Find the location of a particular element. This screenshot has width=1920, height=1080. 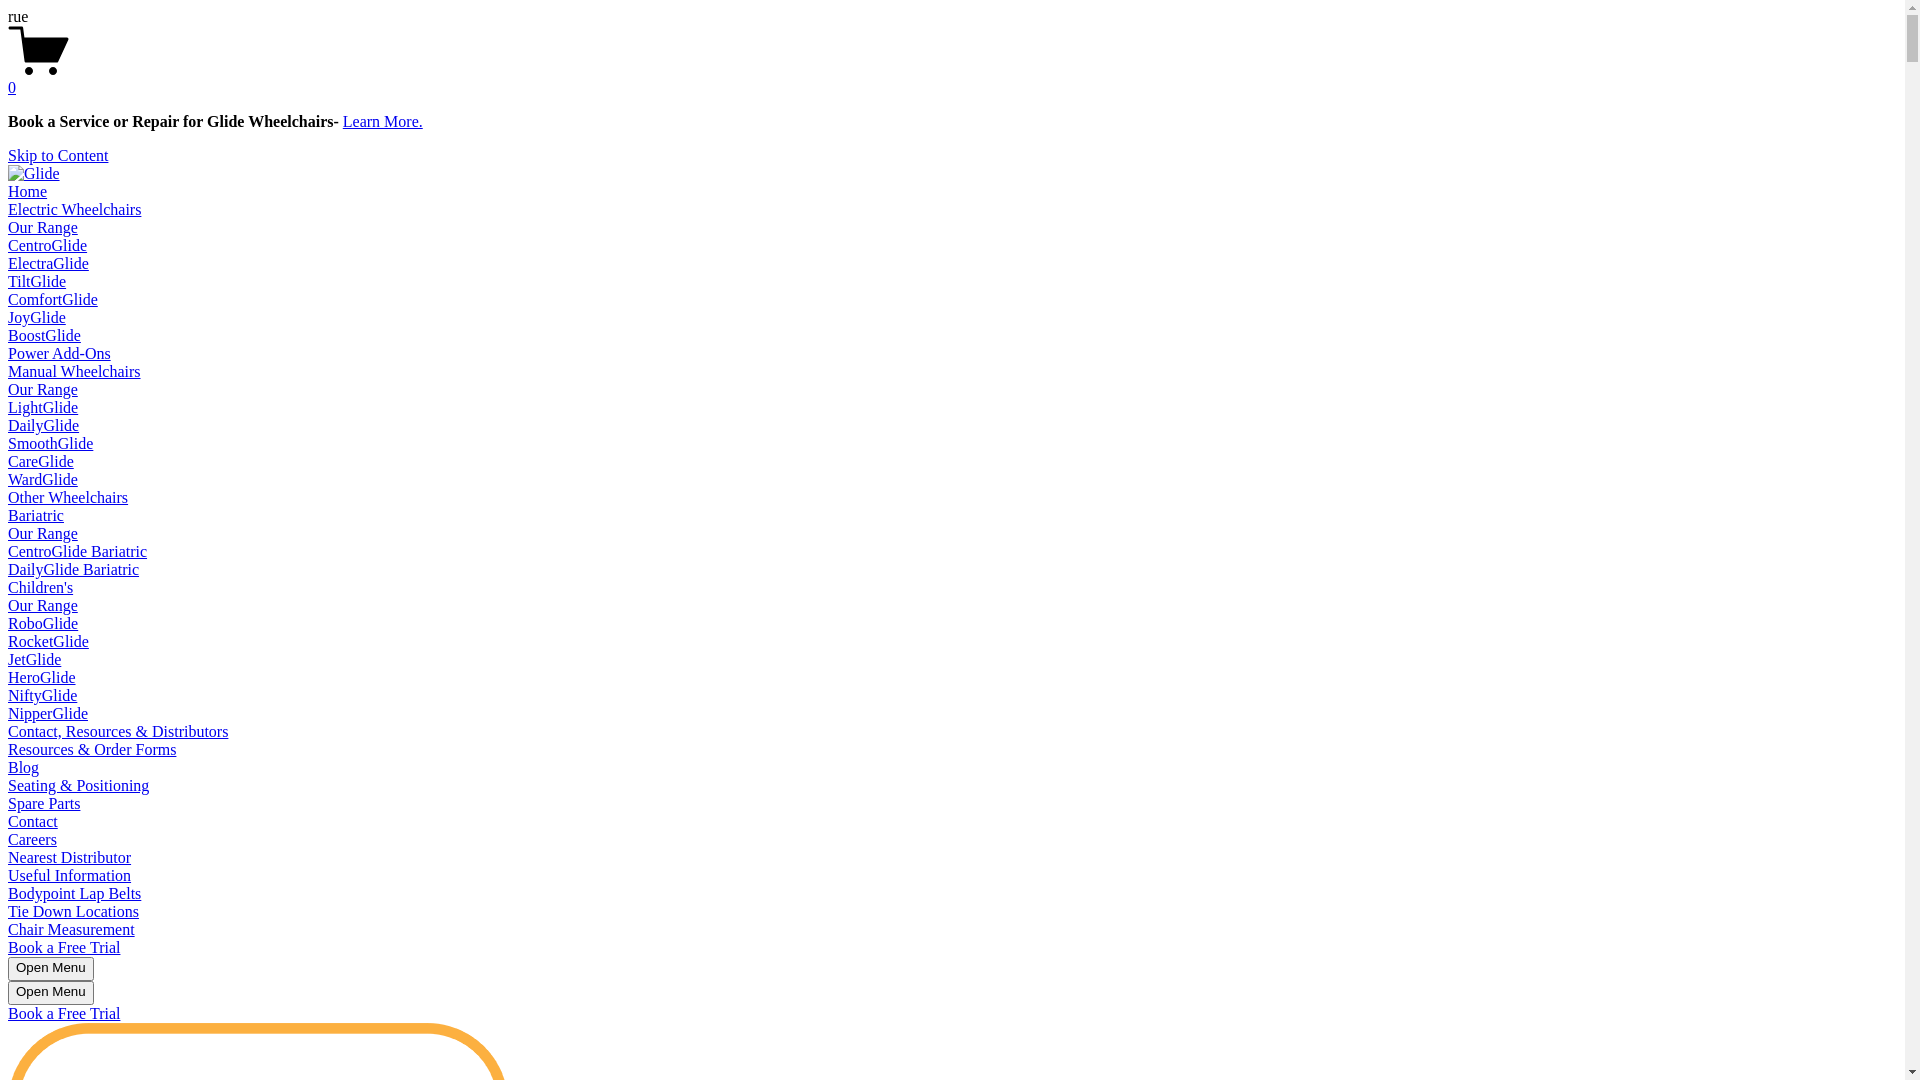

'LightGlide' is located at coordinates (43, 406).